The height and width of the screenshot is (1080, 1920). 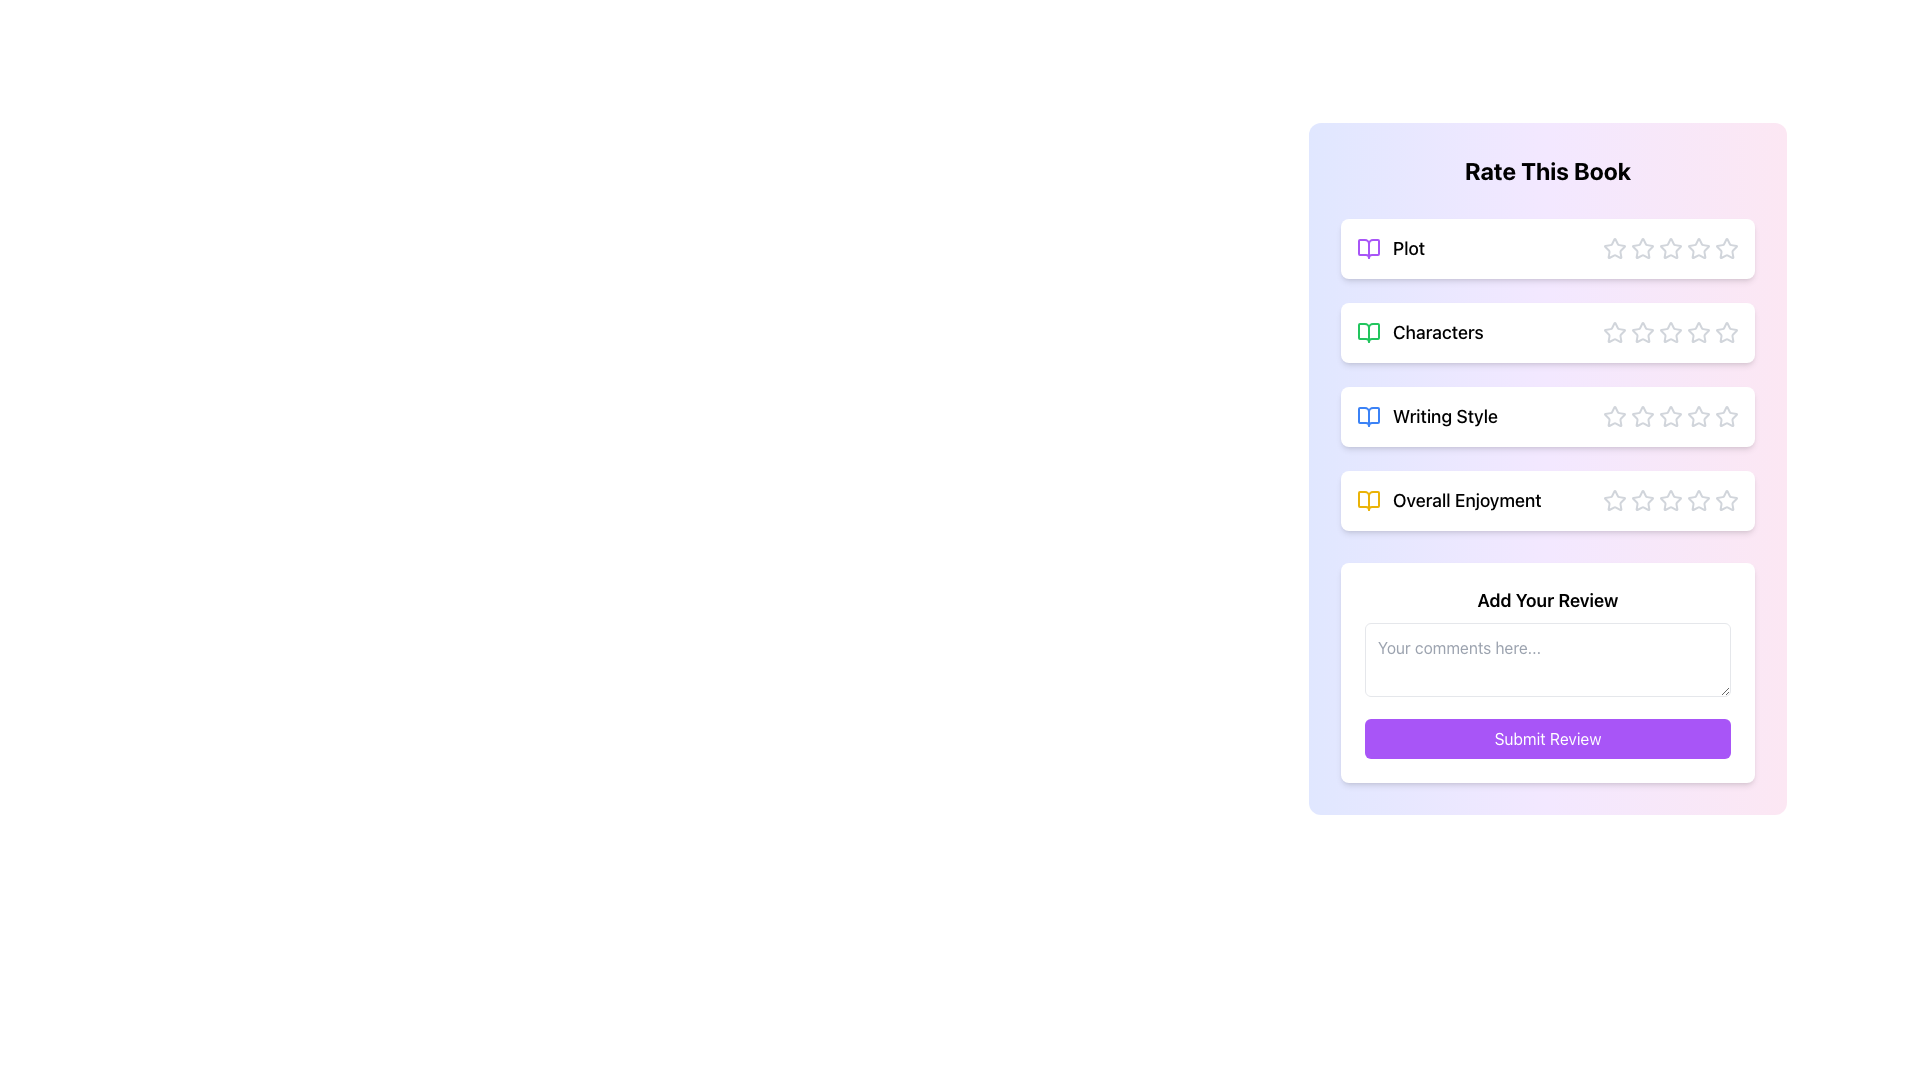 What do you see at coordinates (1698, 331) in the screenshot?
I see `the fifth Rating star icon in the 'Characters' section` at bounding box center [1698, 331].